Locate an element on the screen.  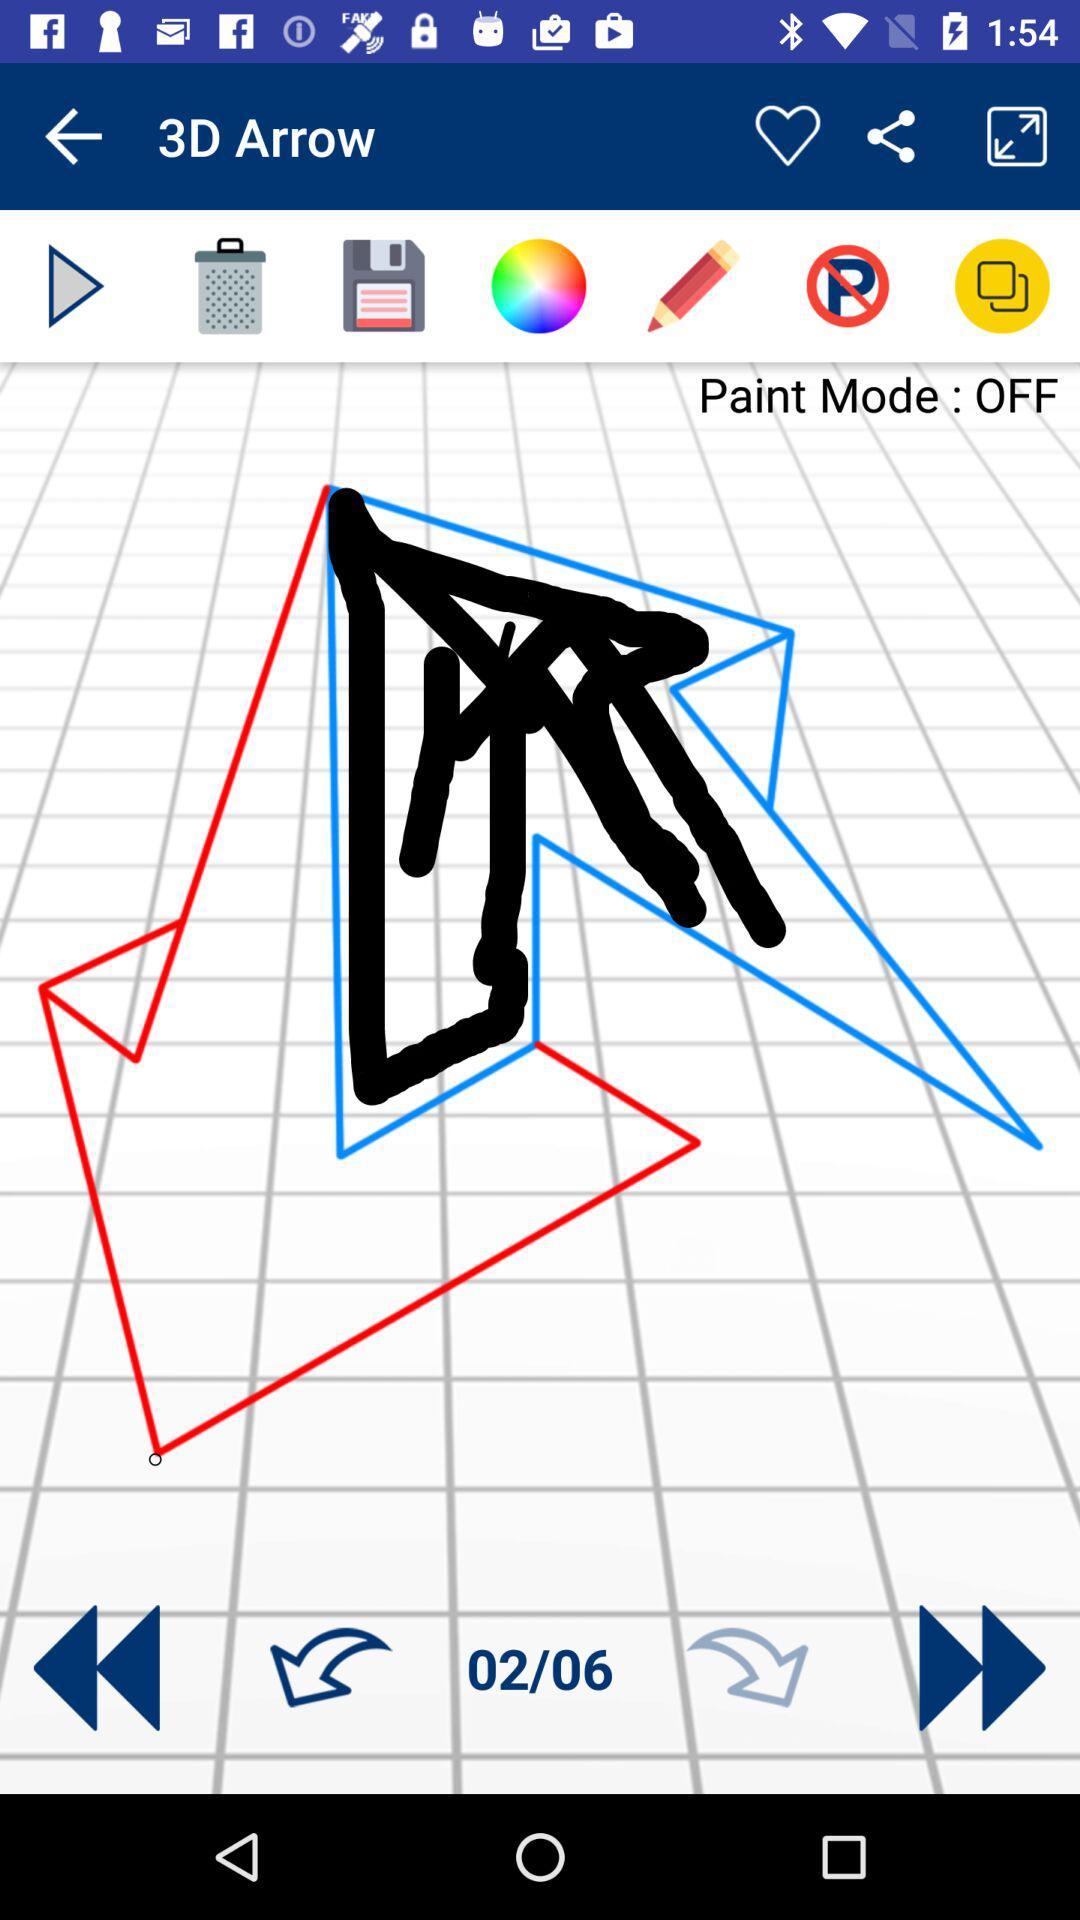
move forward is located at coordinates (747, 1668).